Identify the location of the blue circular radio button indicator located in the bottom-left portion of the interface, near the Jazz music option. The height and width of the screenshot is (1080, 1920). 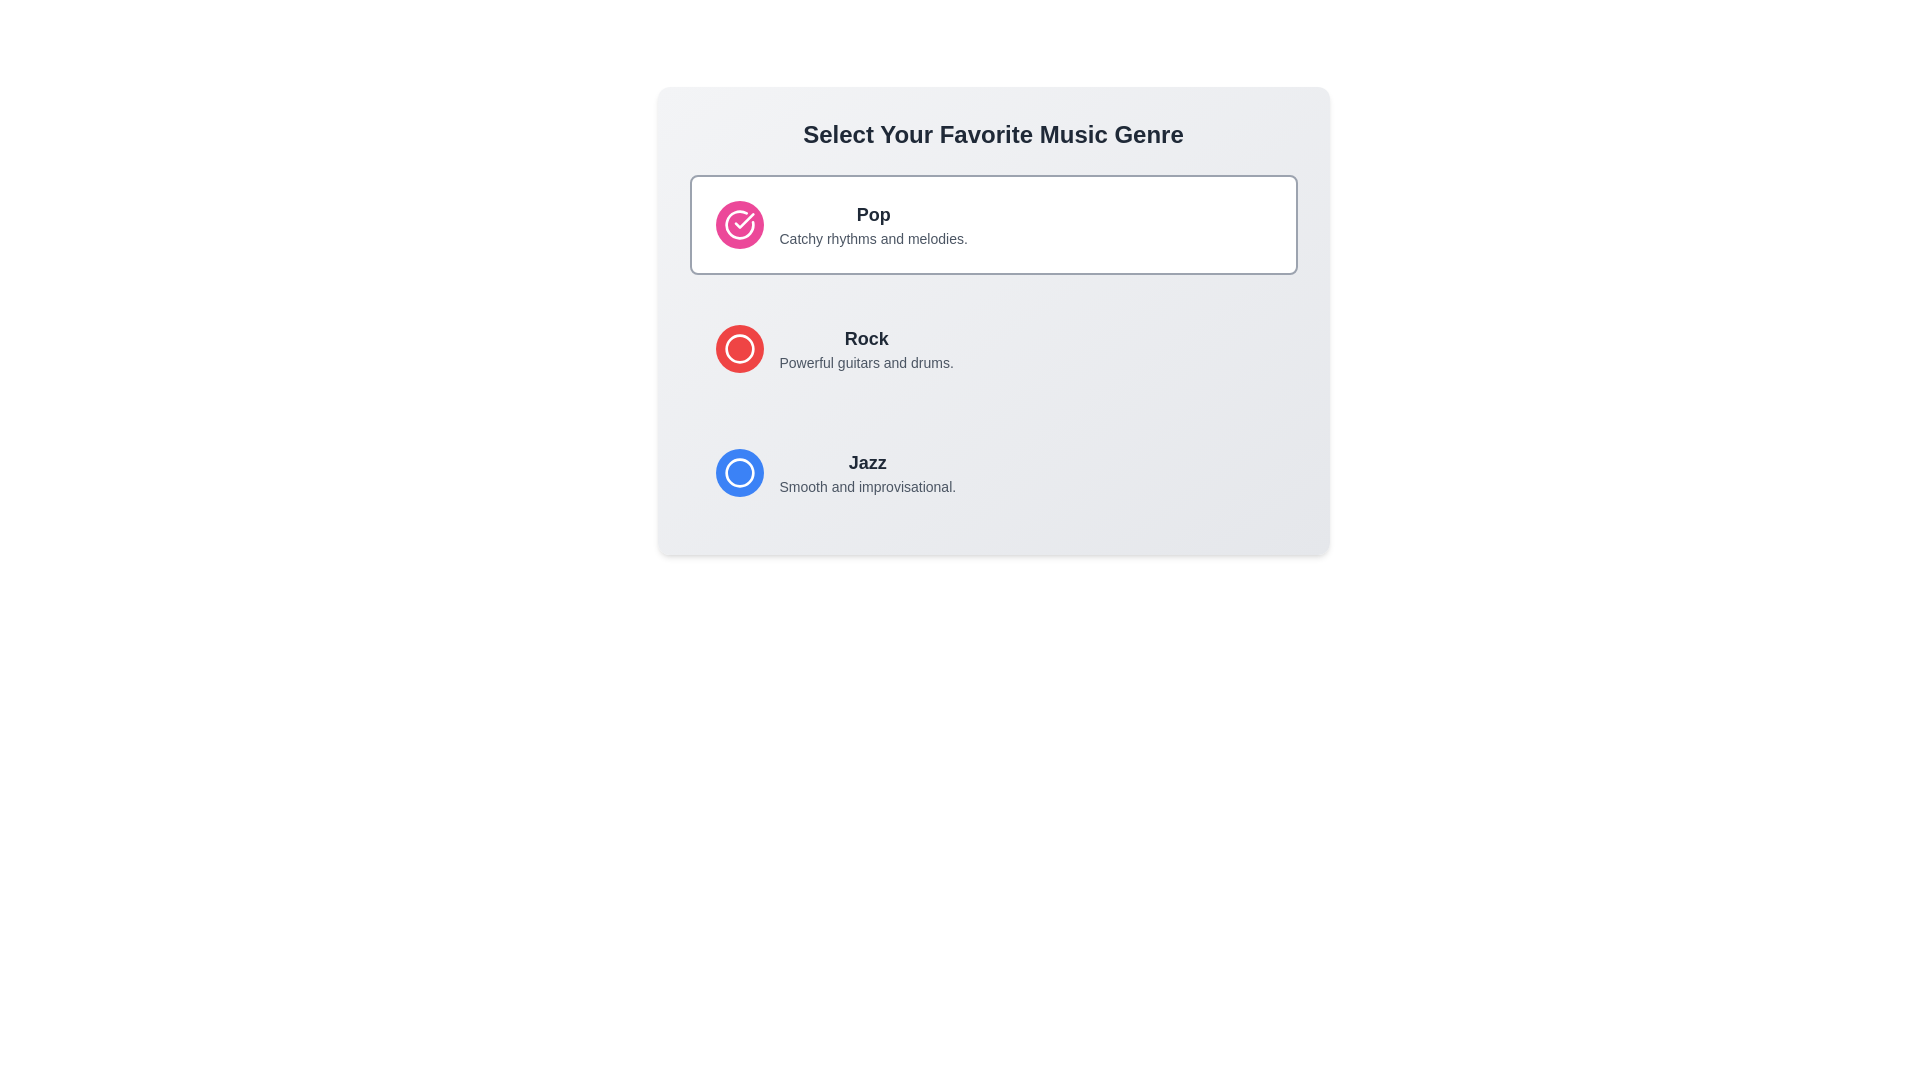
(738, 473).